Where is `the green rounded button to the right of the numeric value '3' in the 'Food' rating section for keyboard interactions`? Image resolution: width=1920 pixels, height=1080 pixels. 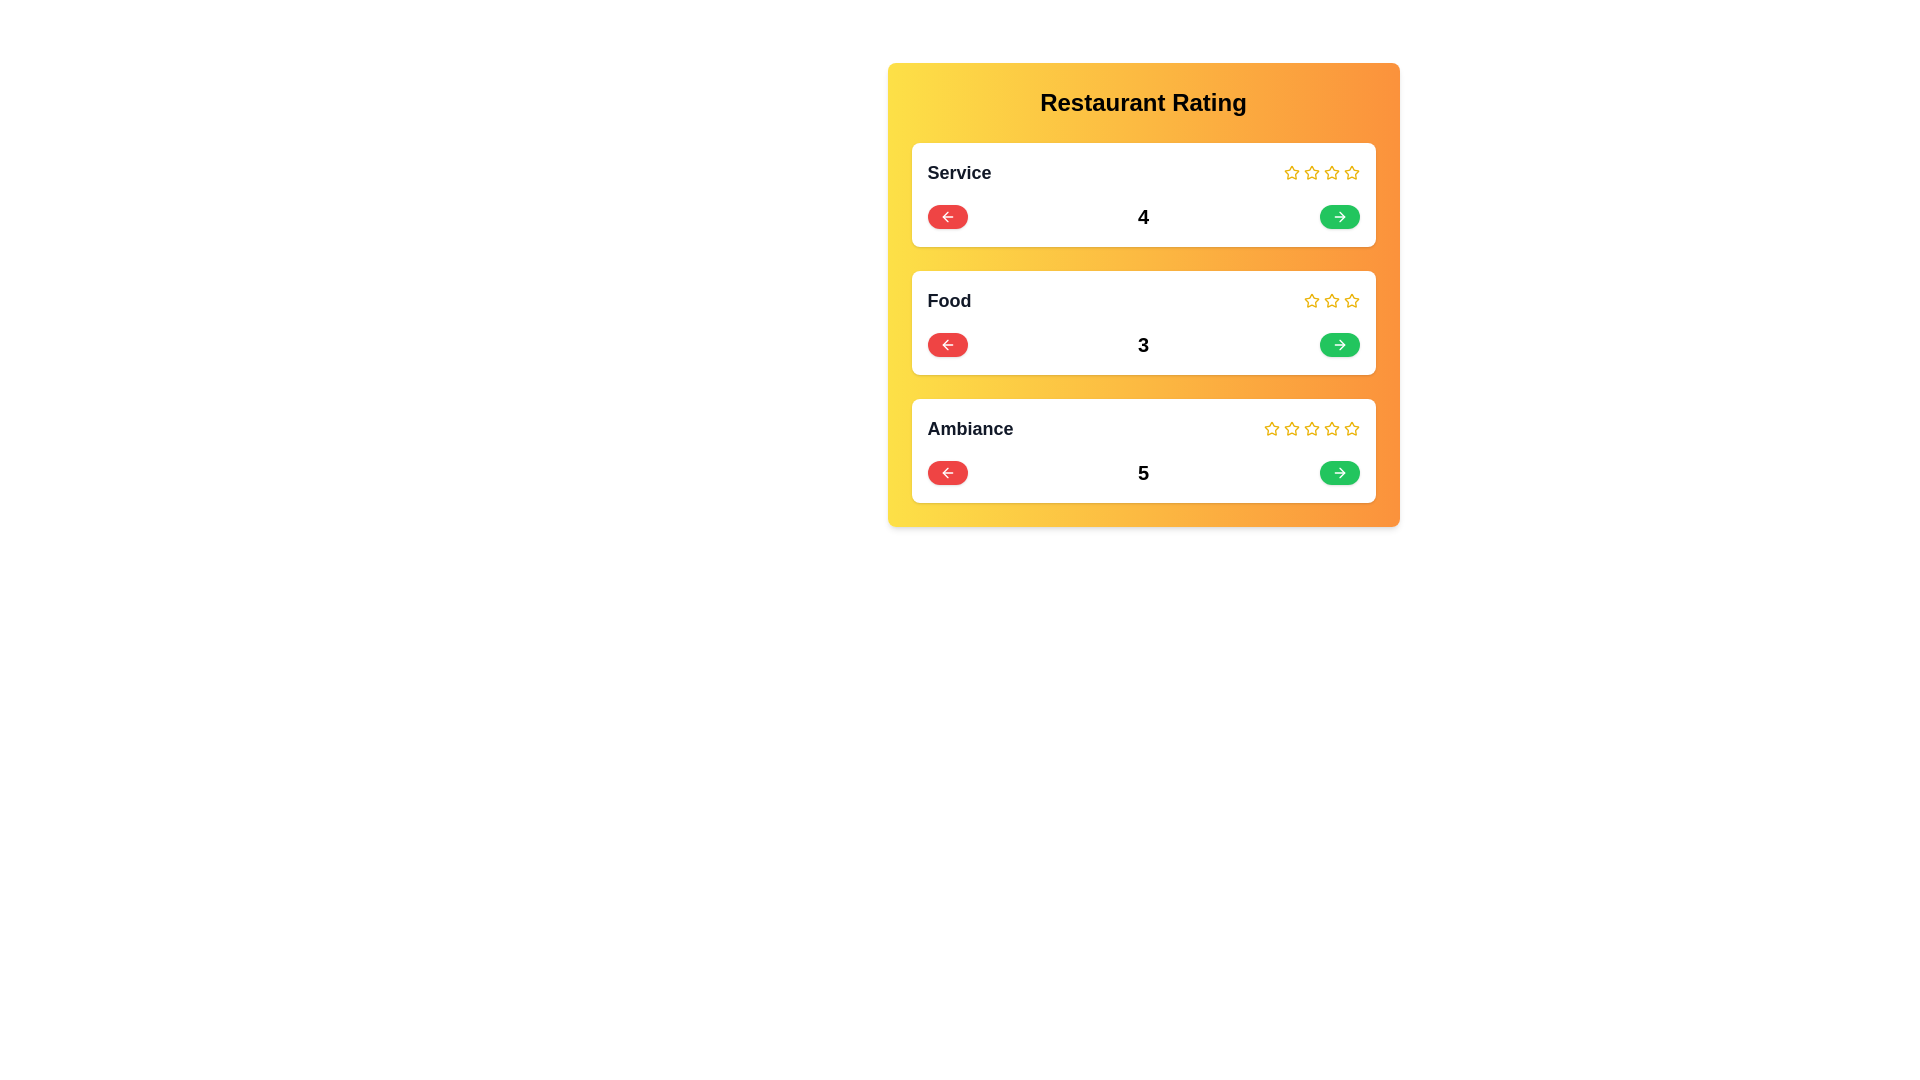 the green rounded button to the right of the numeric value '3' in the 'Food' rating section for keyboard interactions is located at coordinates (1339, 343).